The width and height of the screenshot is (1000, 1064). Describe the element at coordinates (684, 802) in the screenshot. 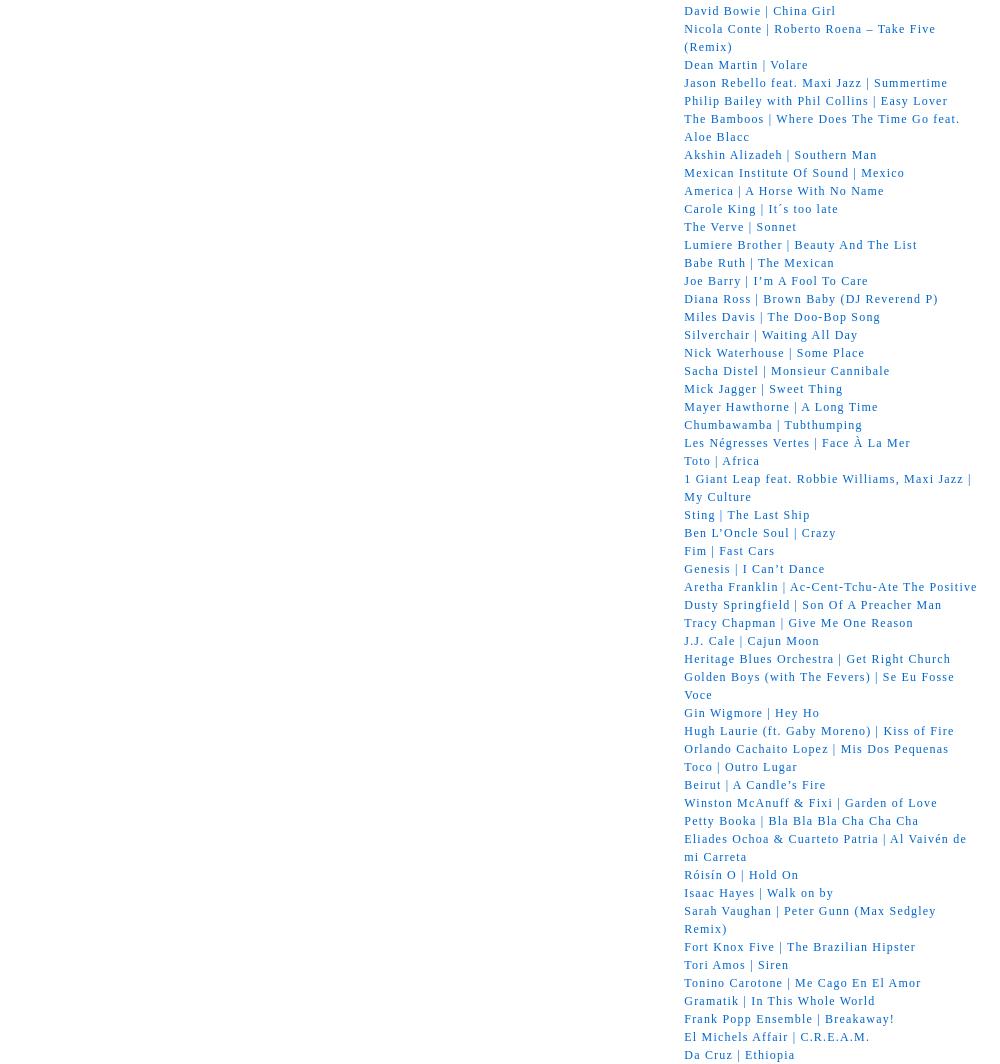

I see `'Winston McAnuff & Fixi | Garden of Love'` at that location.